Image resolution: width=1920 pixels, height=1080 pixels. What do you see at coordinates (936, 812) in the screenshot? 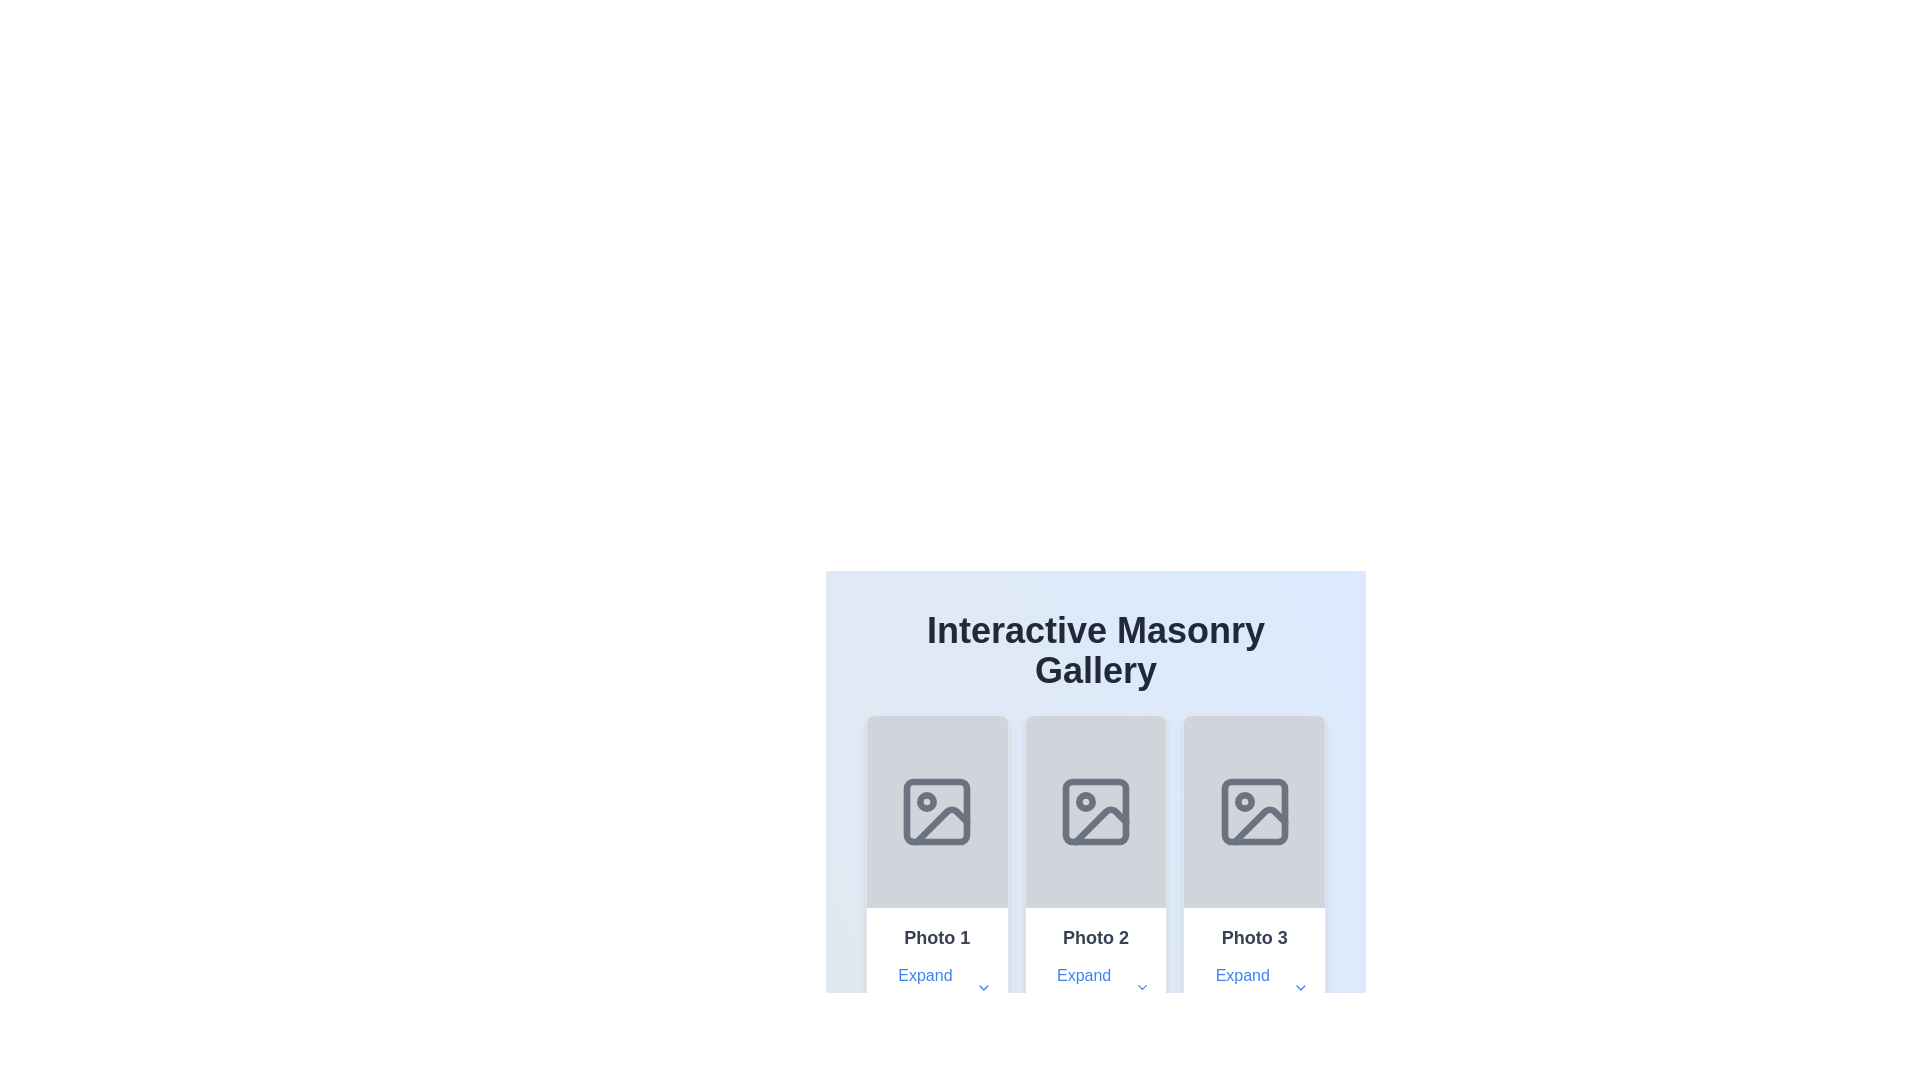
I see `the first icon representing 'Photo 1' in the 'Interactive Masonry Gallery' section` at bounding box center [936, 812].